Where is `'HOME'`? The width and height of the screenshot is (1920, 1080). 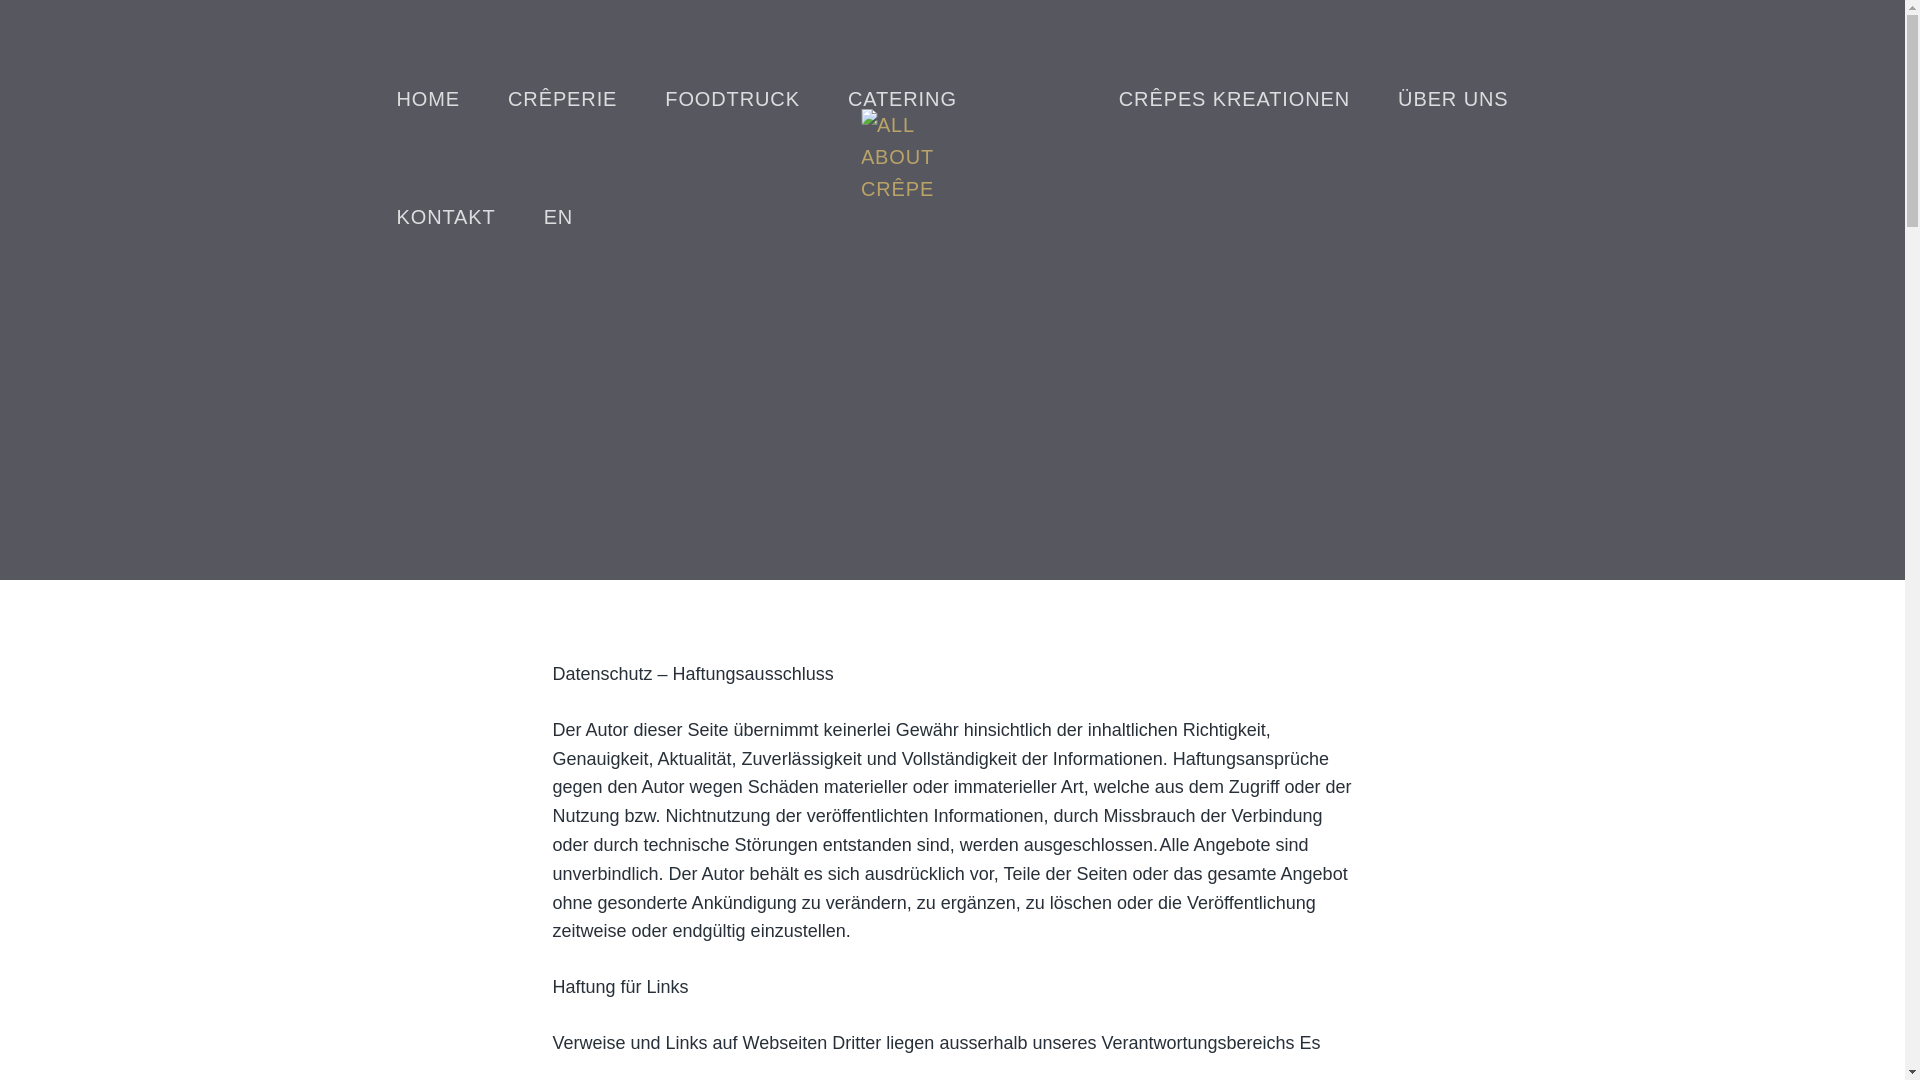 'HOME' is located at coordinates (426, 99).